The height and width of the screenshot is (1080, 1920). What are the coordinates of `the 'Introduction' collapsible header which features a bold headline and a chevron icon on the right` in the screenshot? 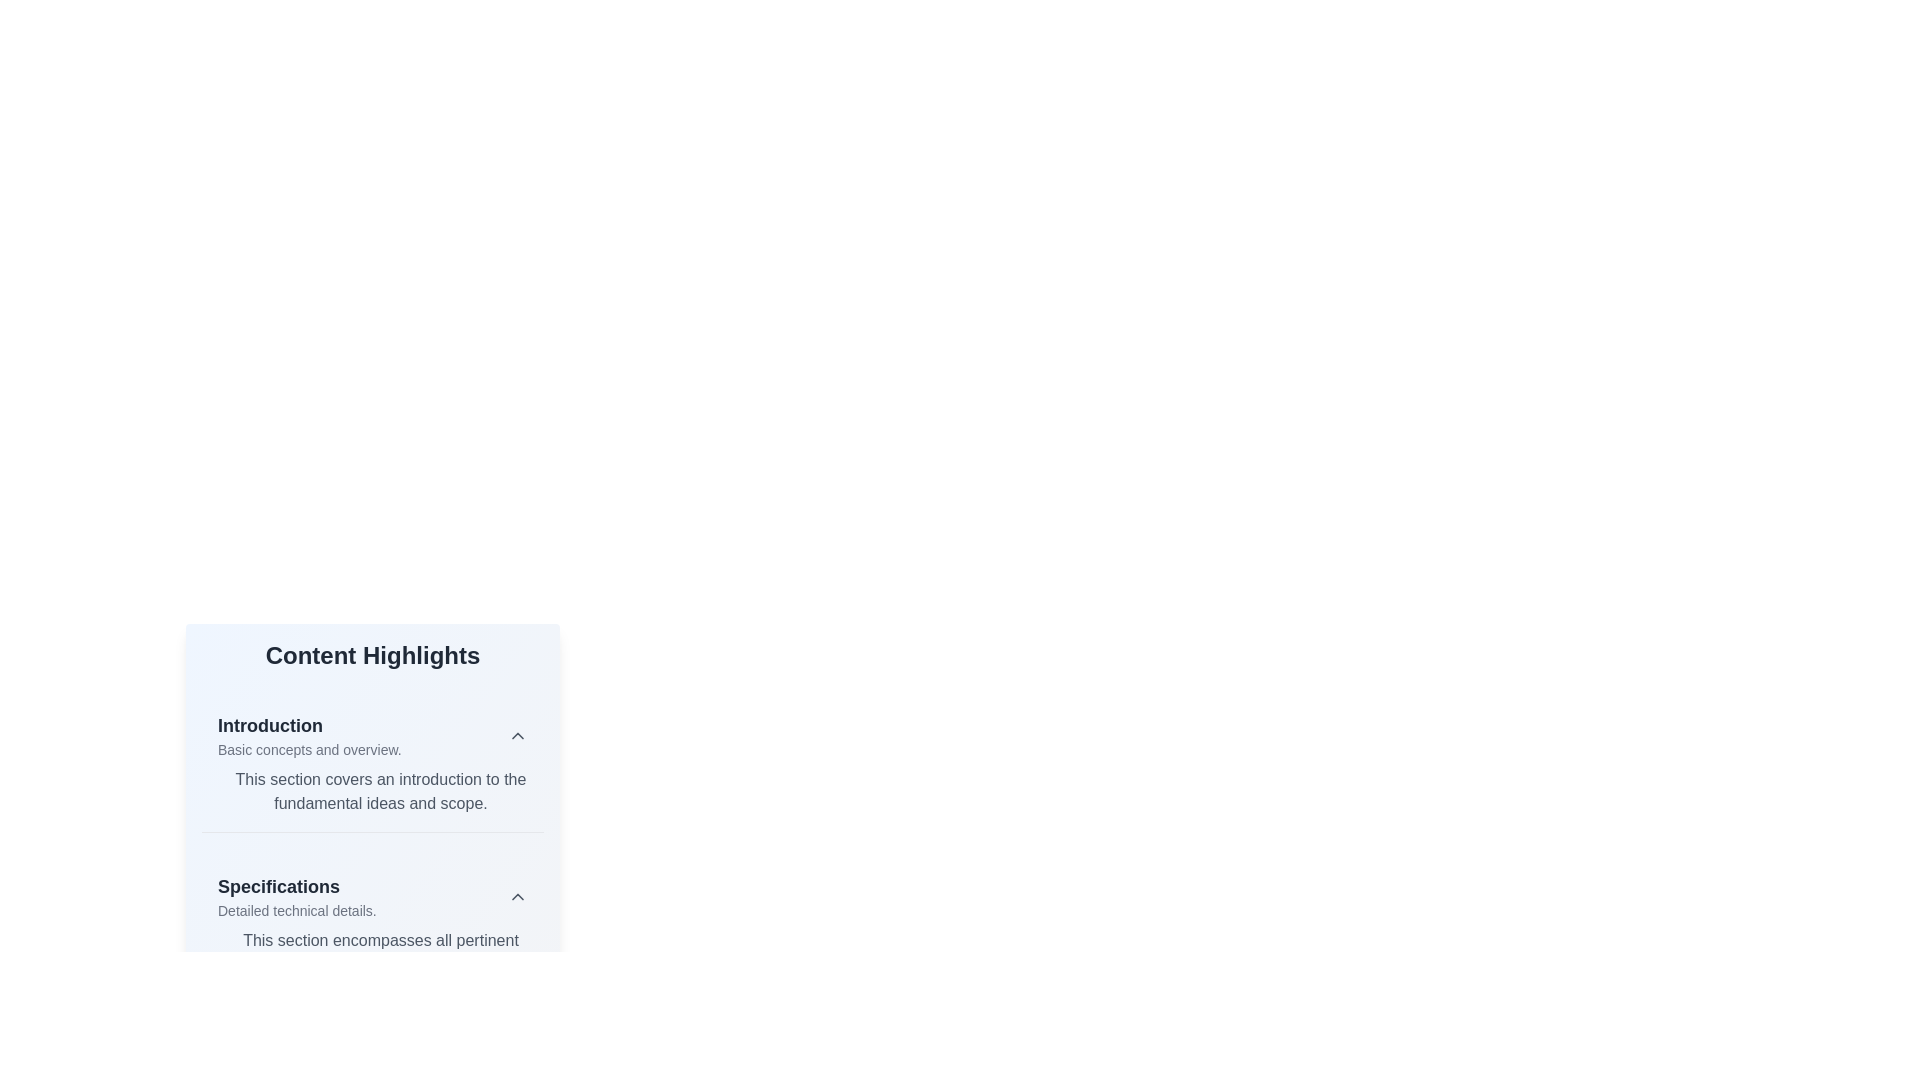 It's located at (373, 736).